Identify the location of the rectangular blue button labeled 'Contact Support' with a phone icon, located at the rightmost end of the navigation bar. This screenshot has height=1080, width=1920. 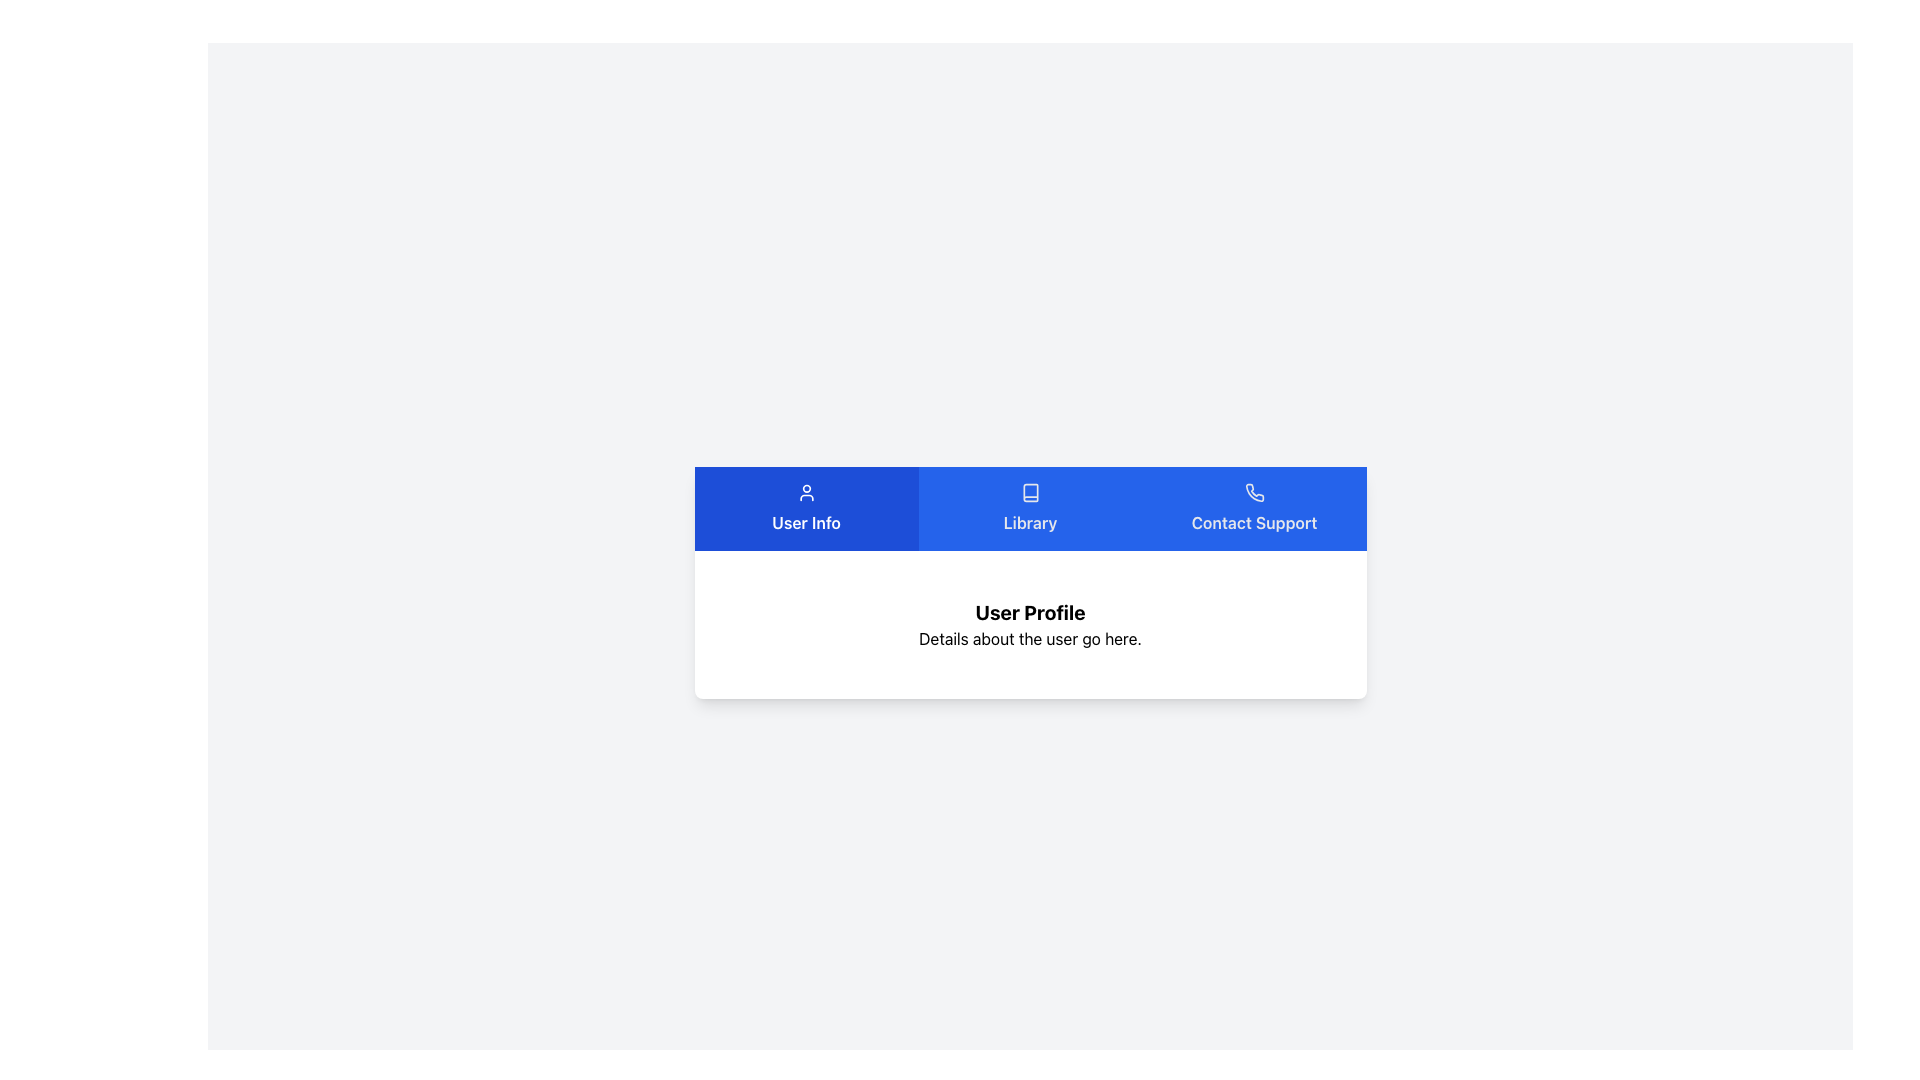
(1252, 508).